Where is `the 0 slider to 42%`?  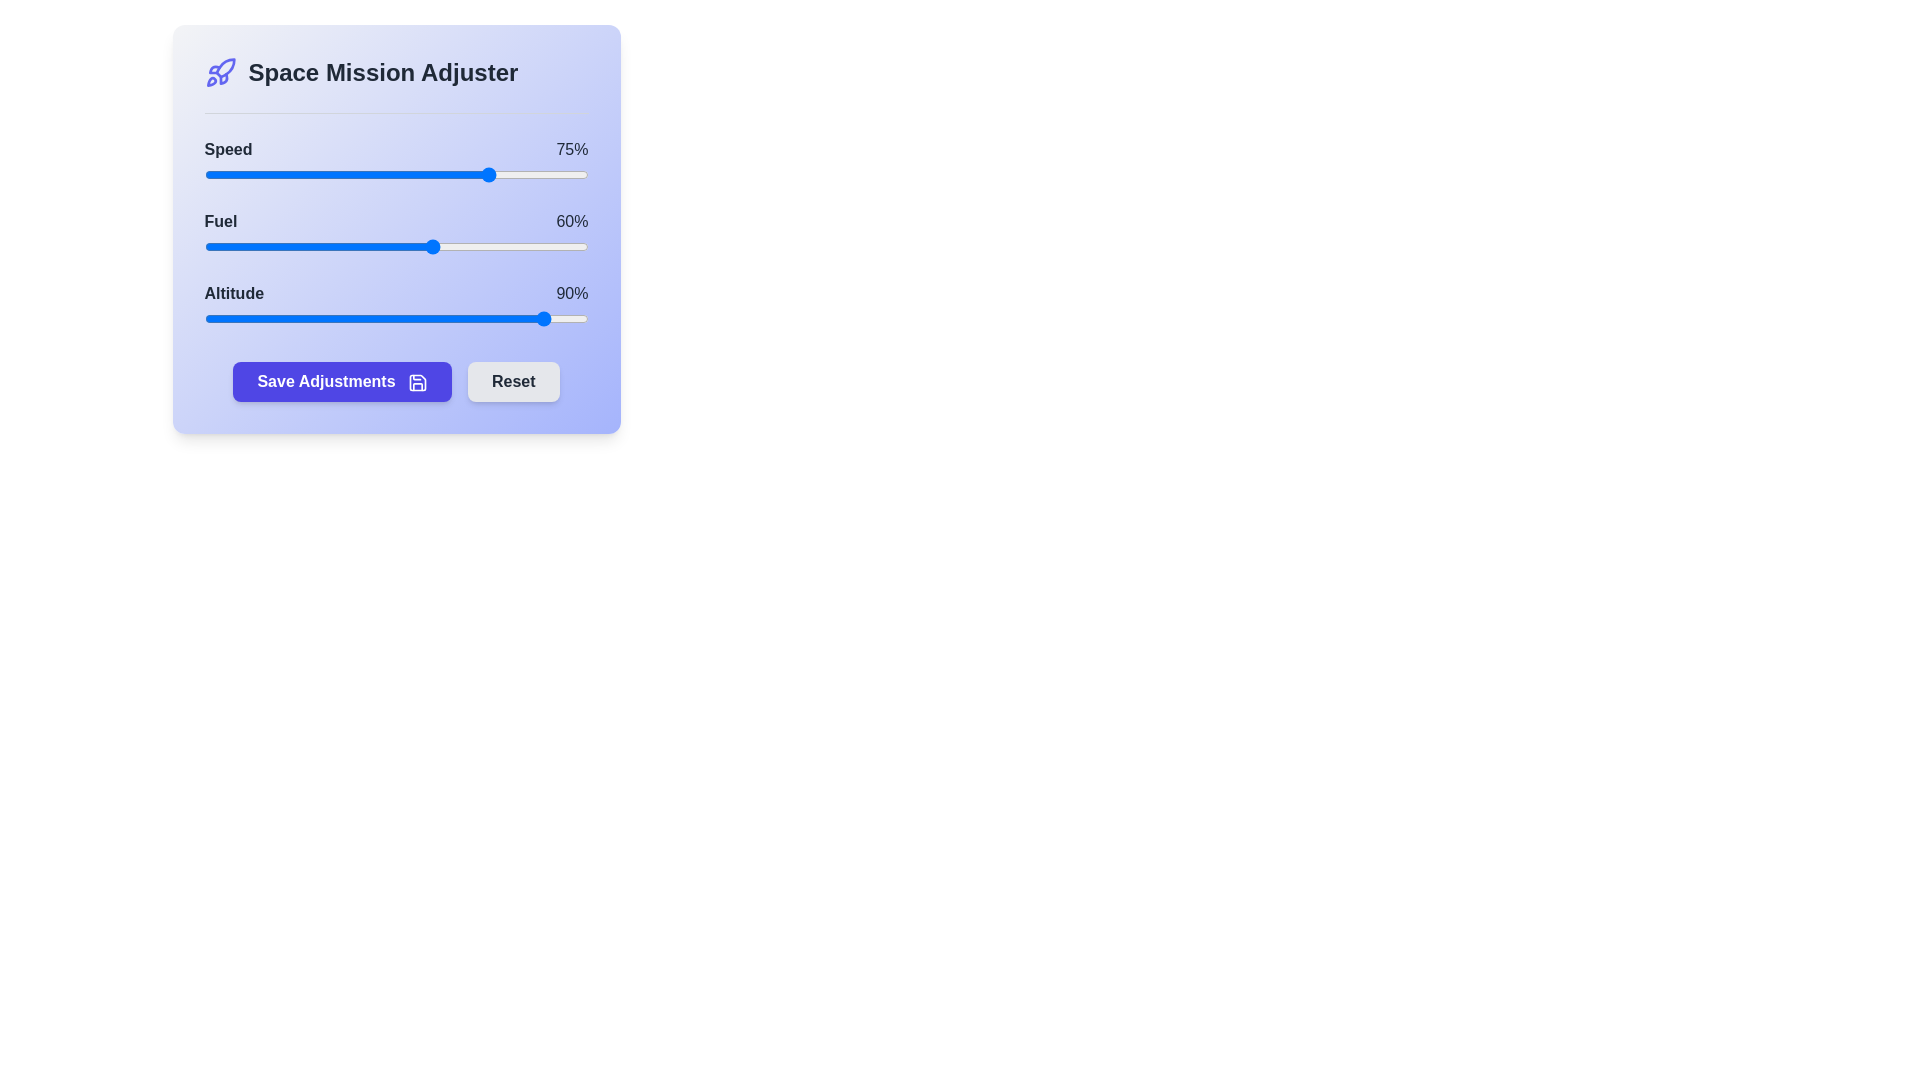 the 0 slider to 42% is located at coordinates (365, 173).